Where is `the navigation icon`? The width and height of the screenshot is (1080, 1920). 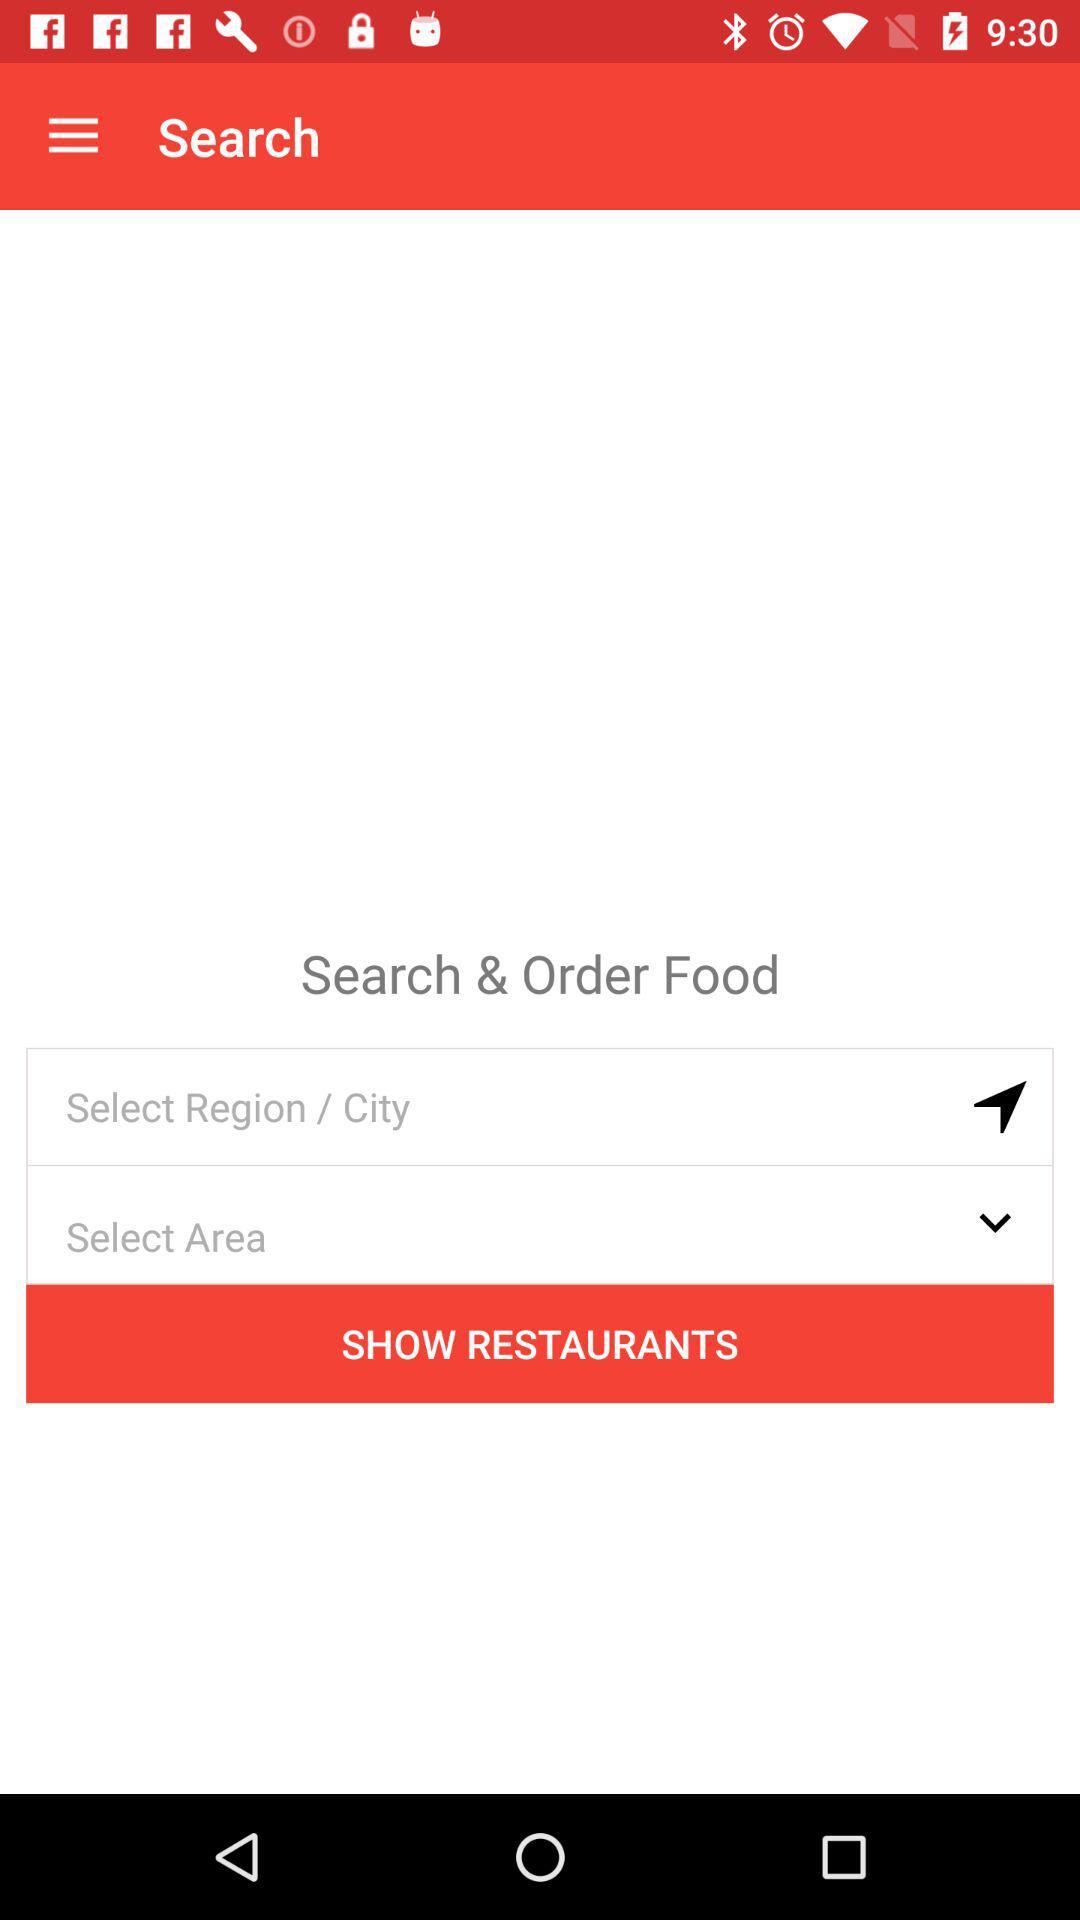
the navigation icon is located at coordinates (1000, 1106).